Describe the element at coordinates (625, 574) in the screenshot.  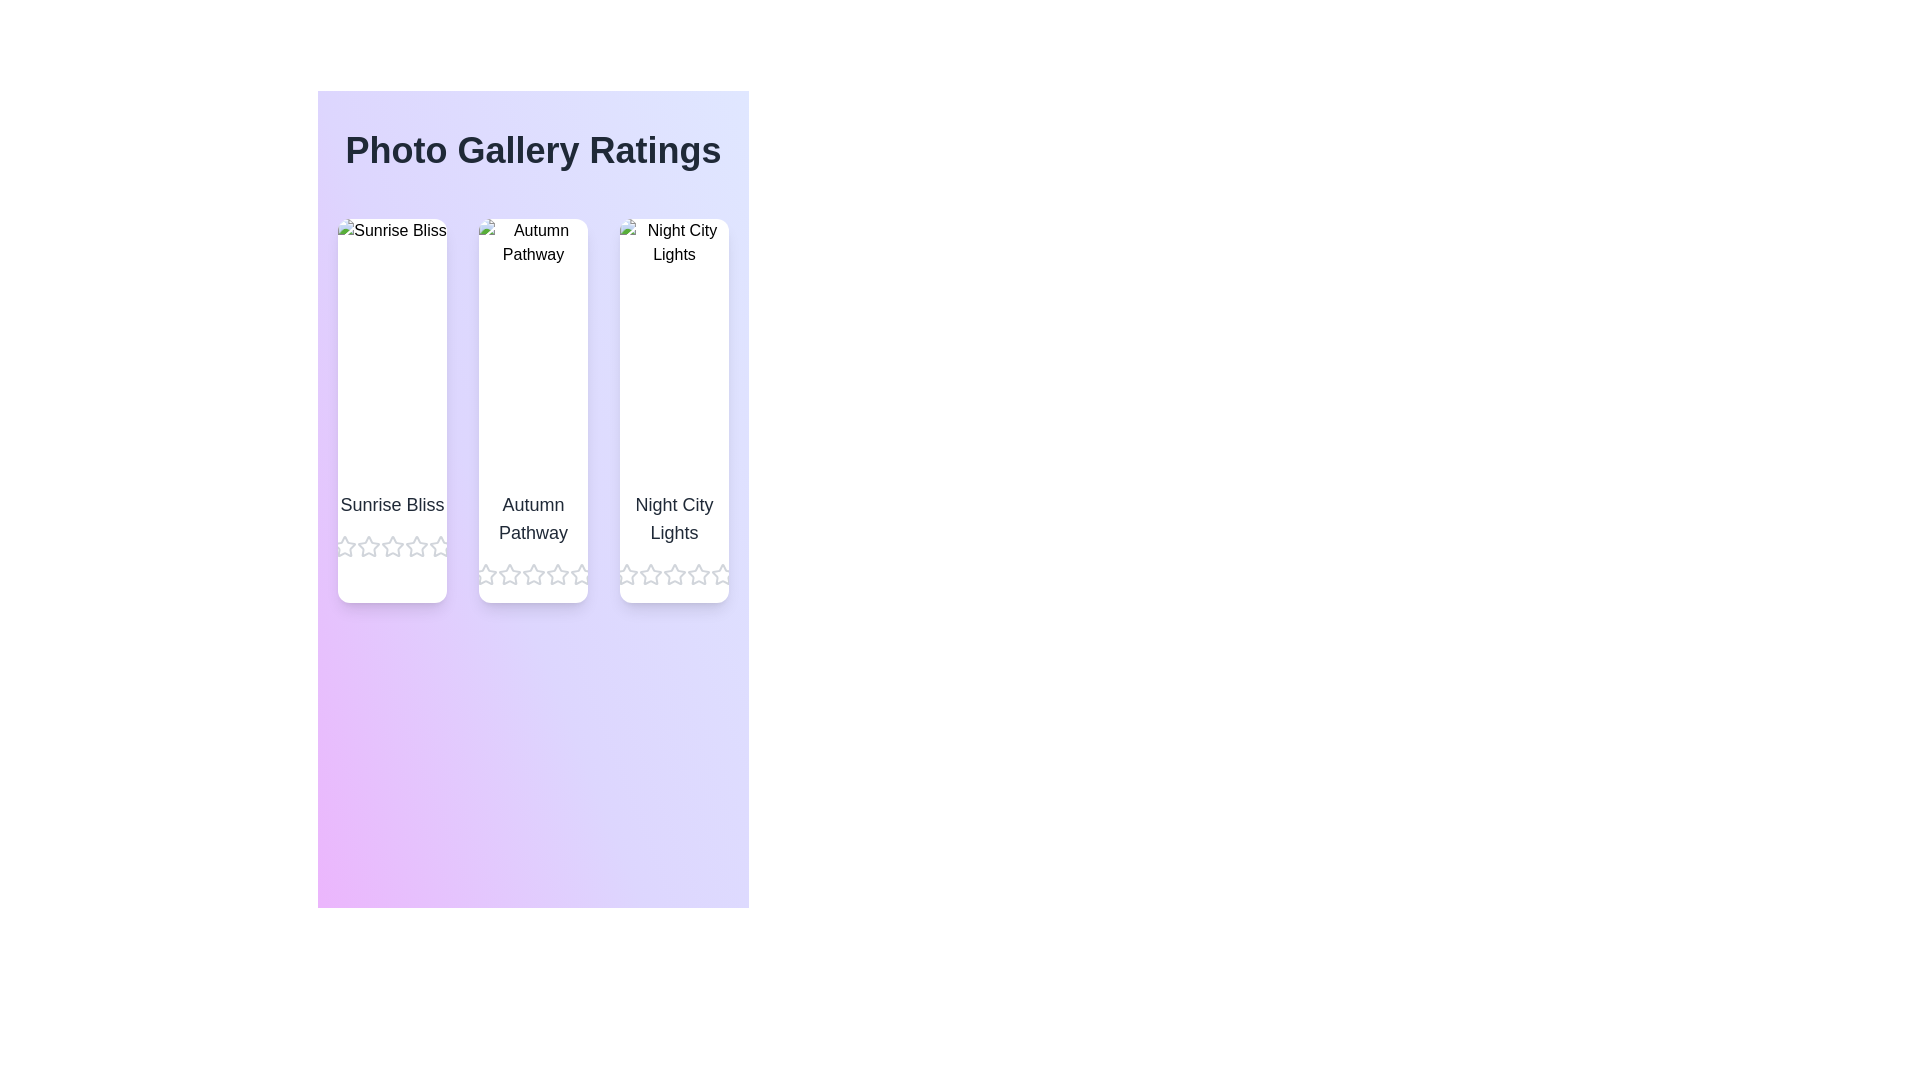
I see `the star corresponding to 1 stars for the image titled Night City Lights` at that location.